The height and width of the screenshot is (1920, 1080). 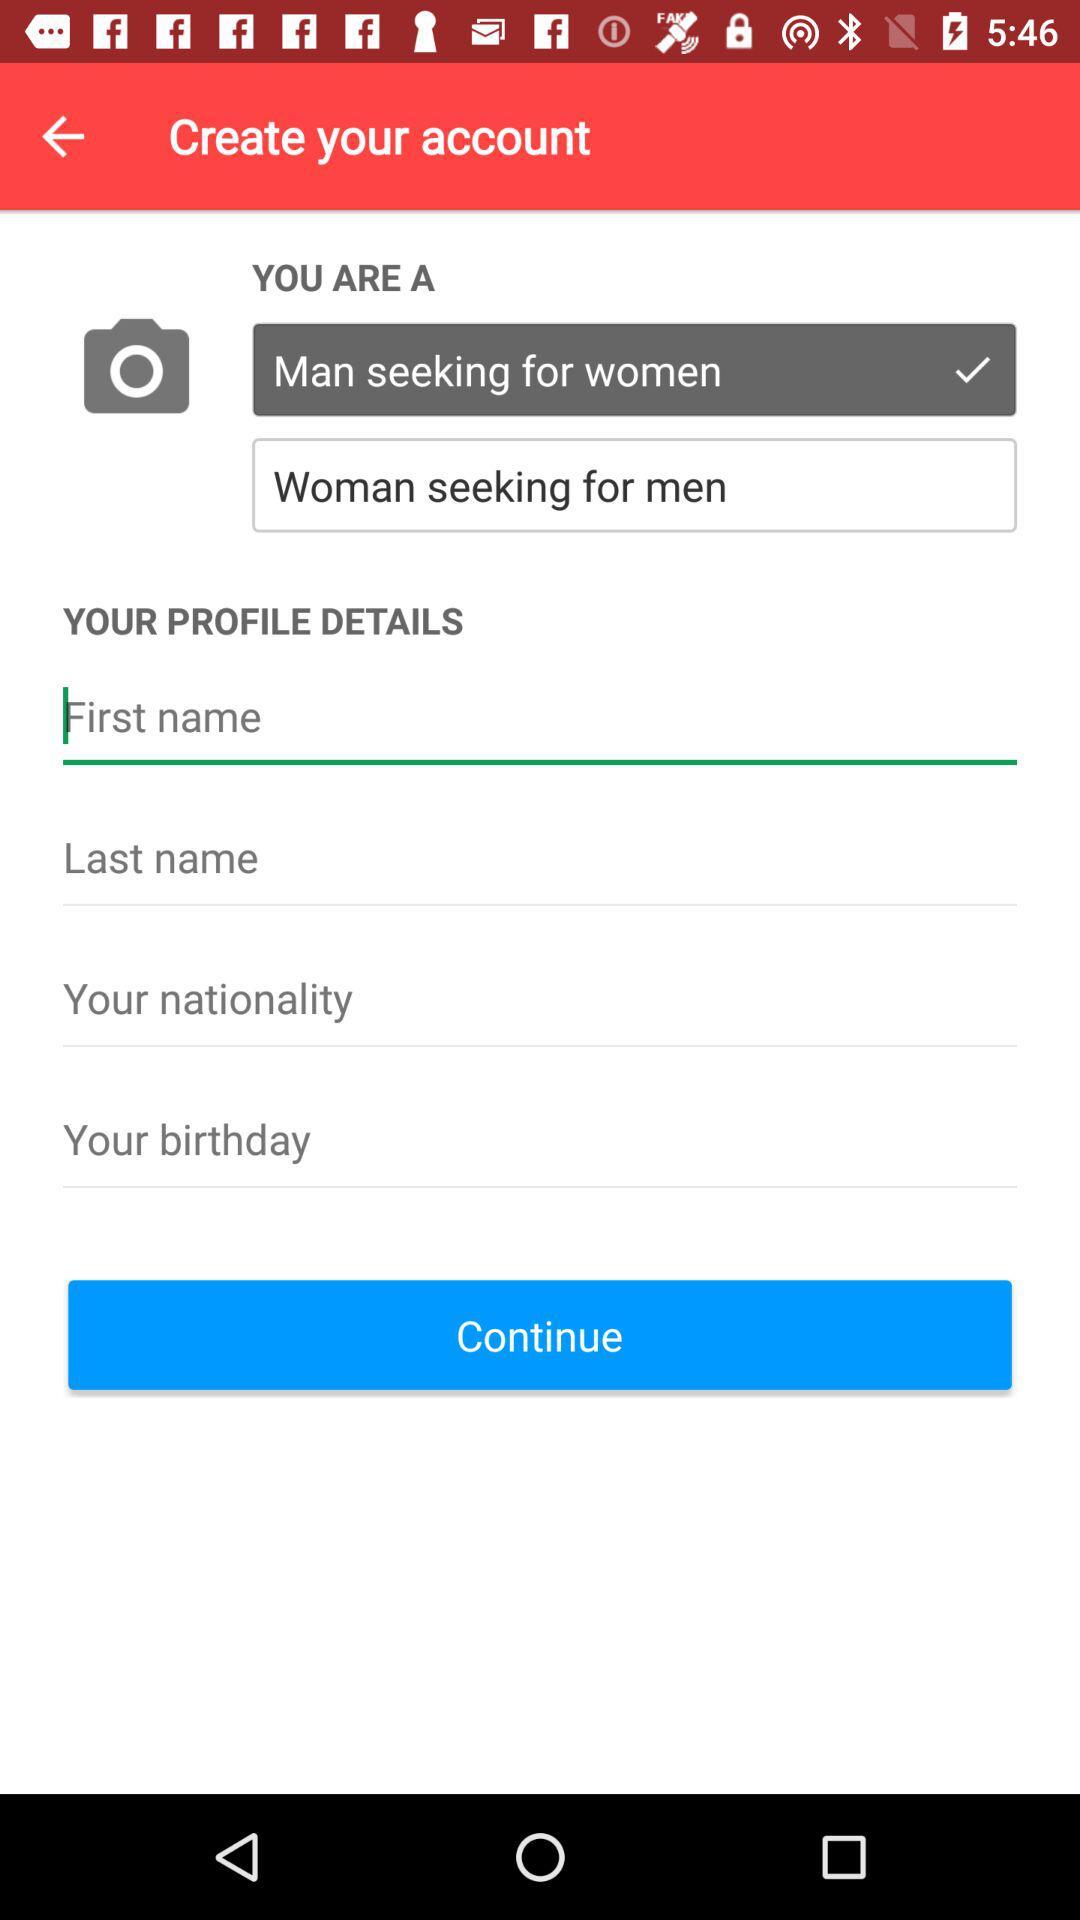 What do you see at coordinates (135, 371) in the screenshot?
I see `the icon above the your profile details icon` at bounding box center [135, 371].